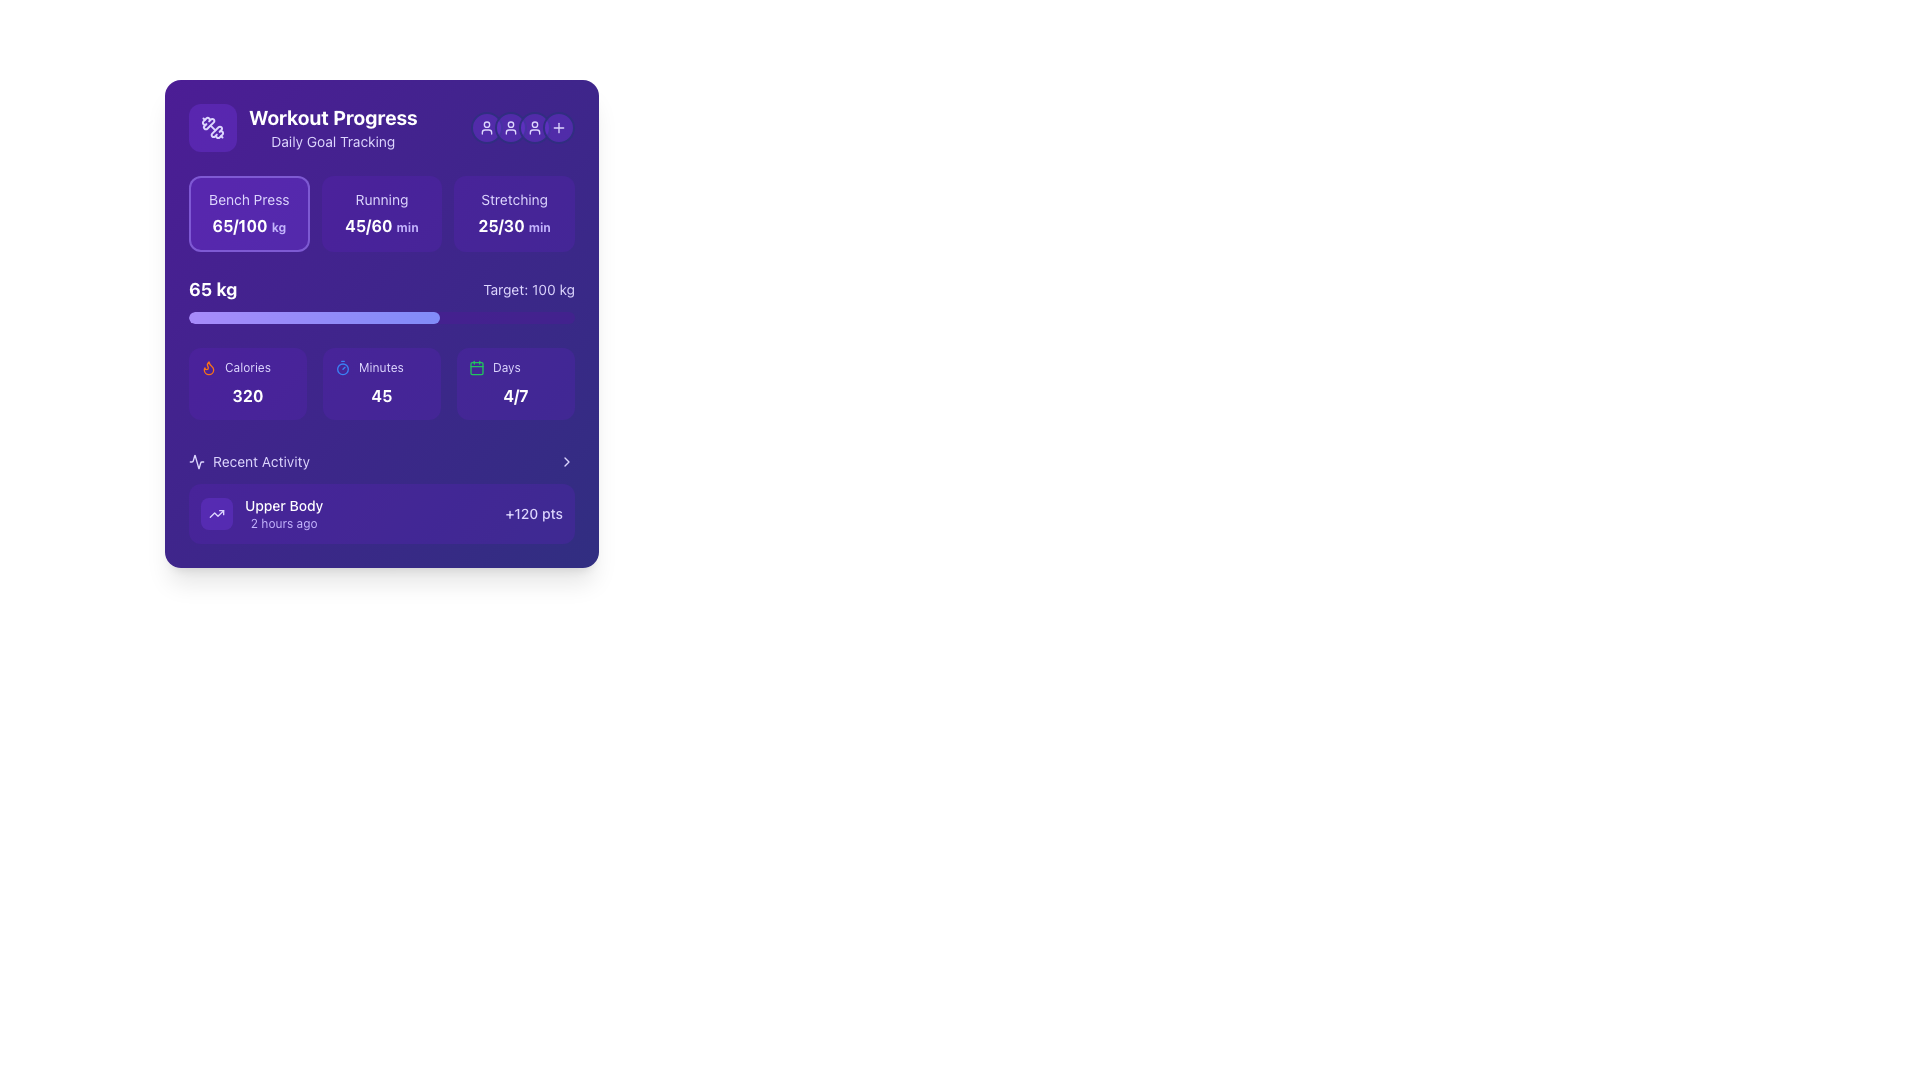  Describe the element at coordinates (486, 127) in the screenshot. I see `the user-related icon button located at the top-right corner, adjacent to the 'Workout Progress' header` at that location.